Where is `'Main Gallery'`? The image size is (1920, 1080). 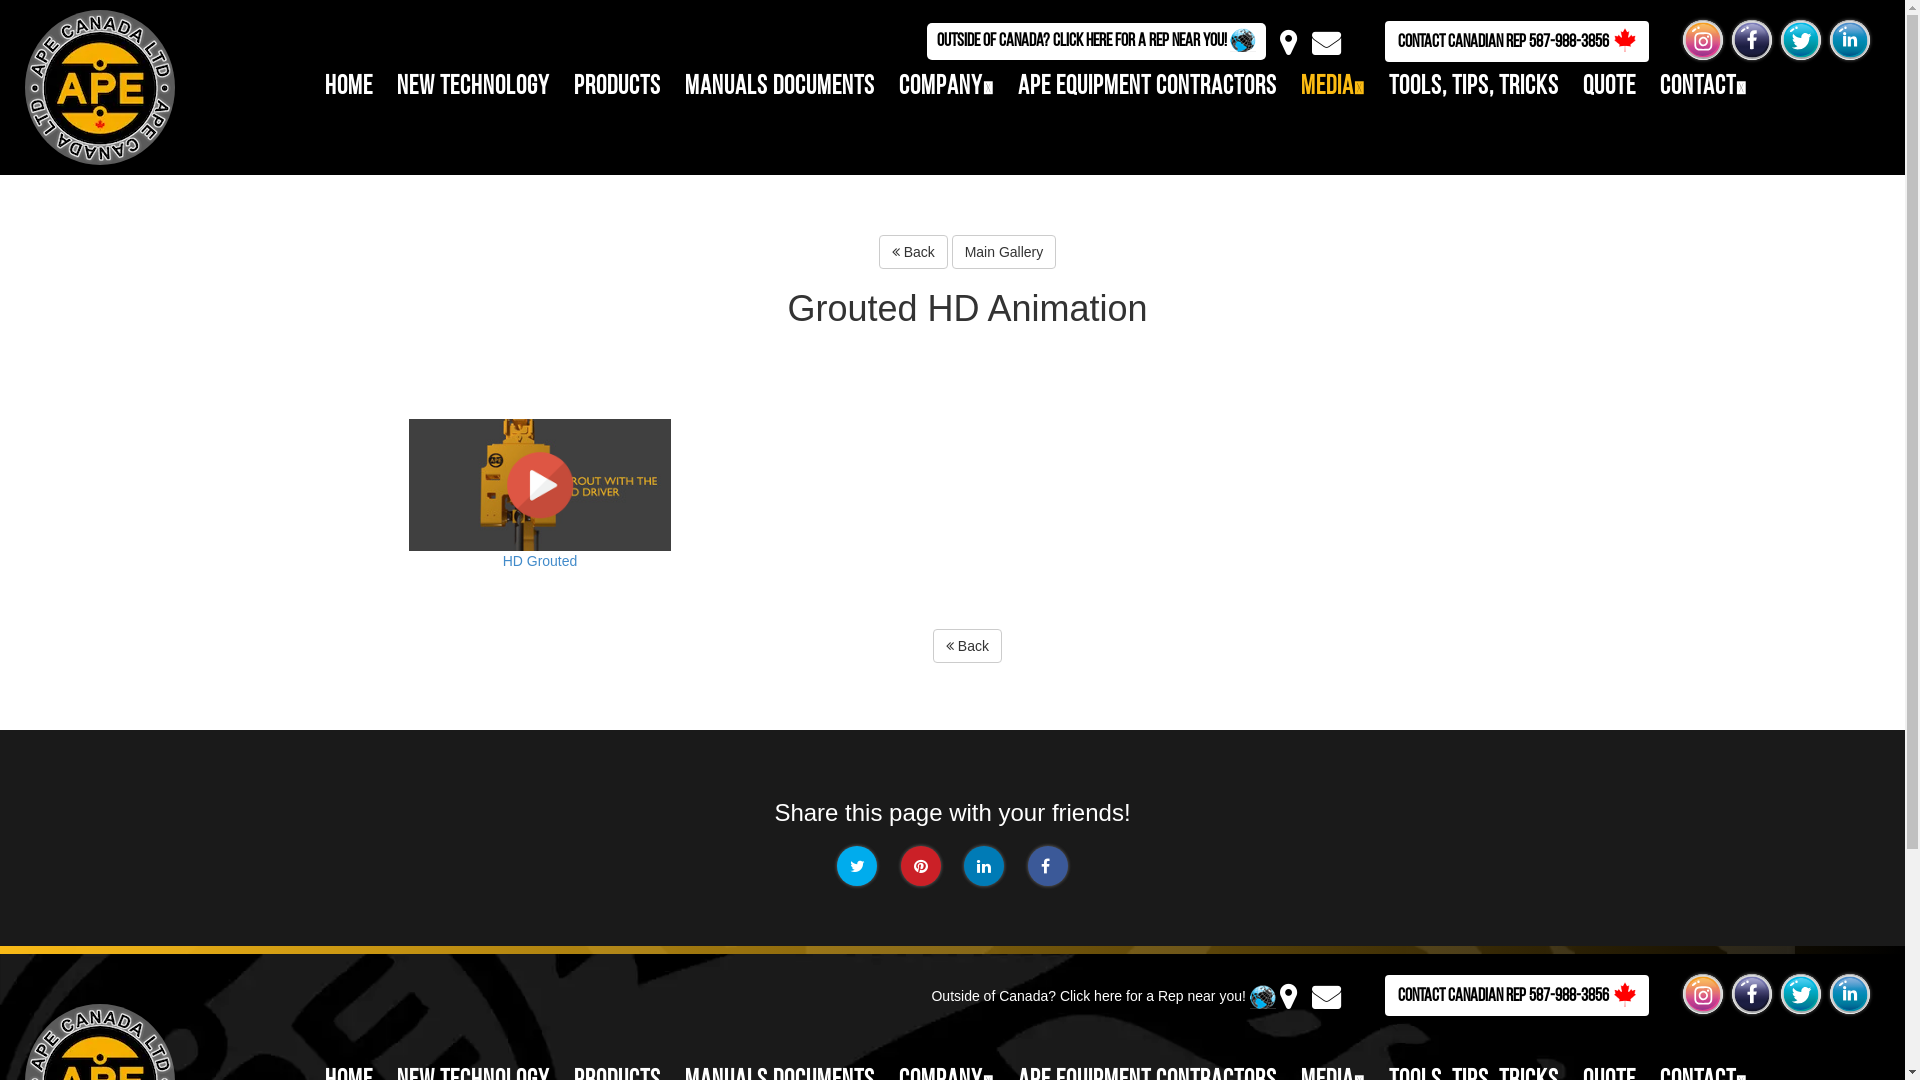
'Main Gallery' is located at coordinates (1004, 250).